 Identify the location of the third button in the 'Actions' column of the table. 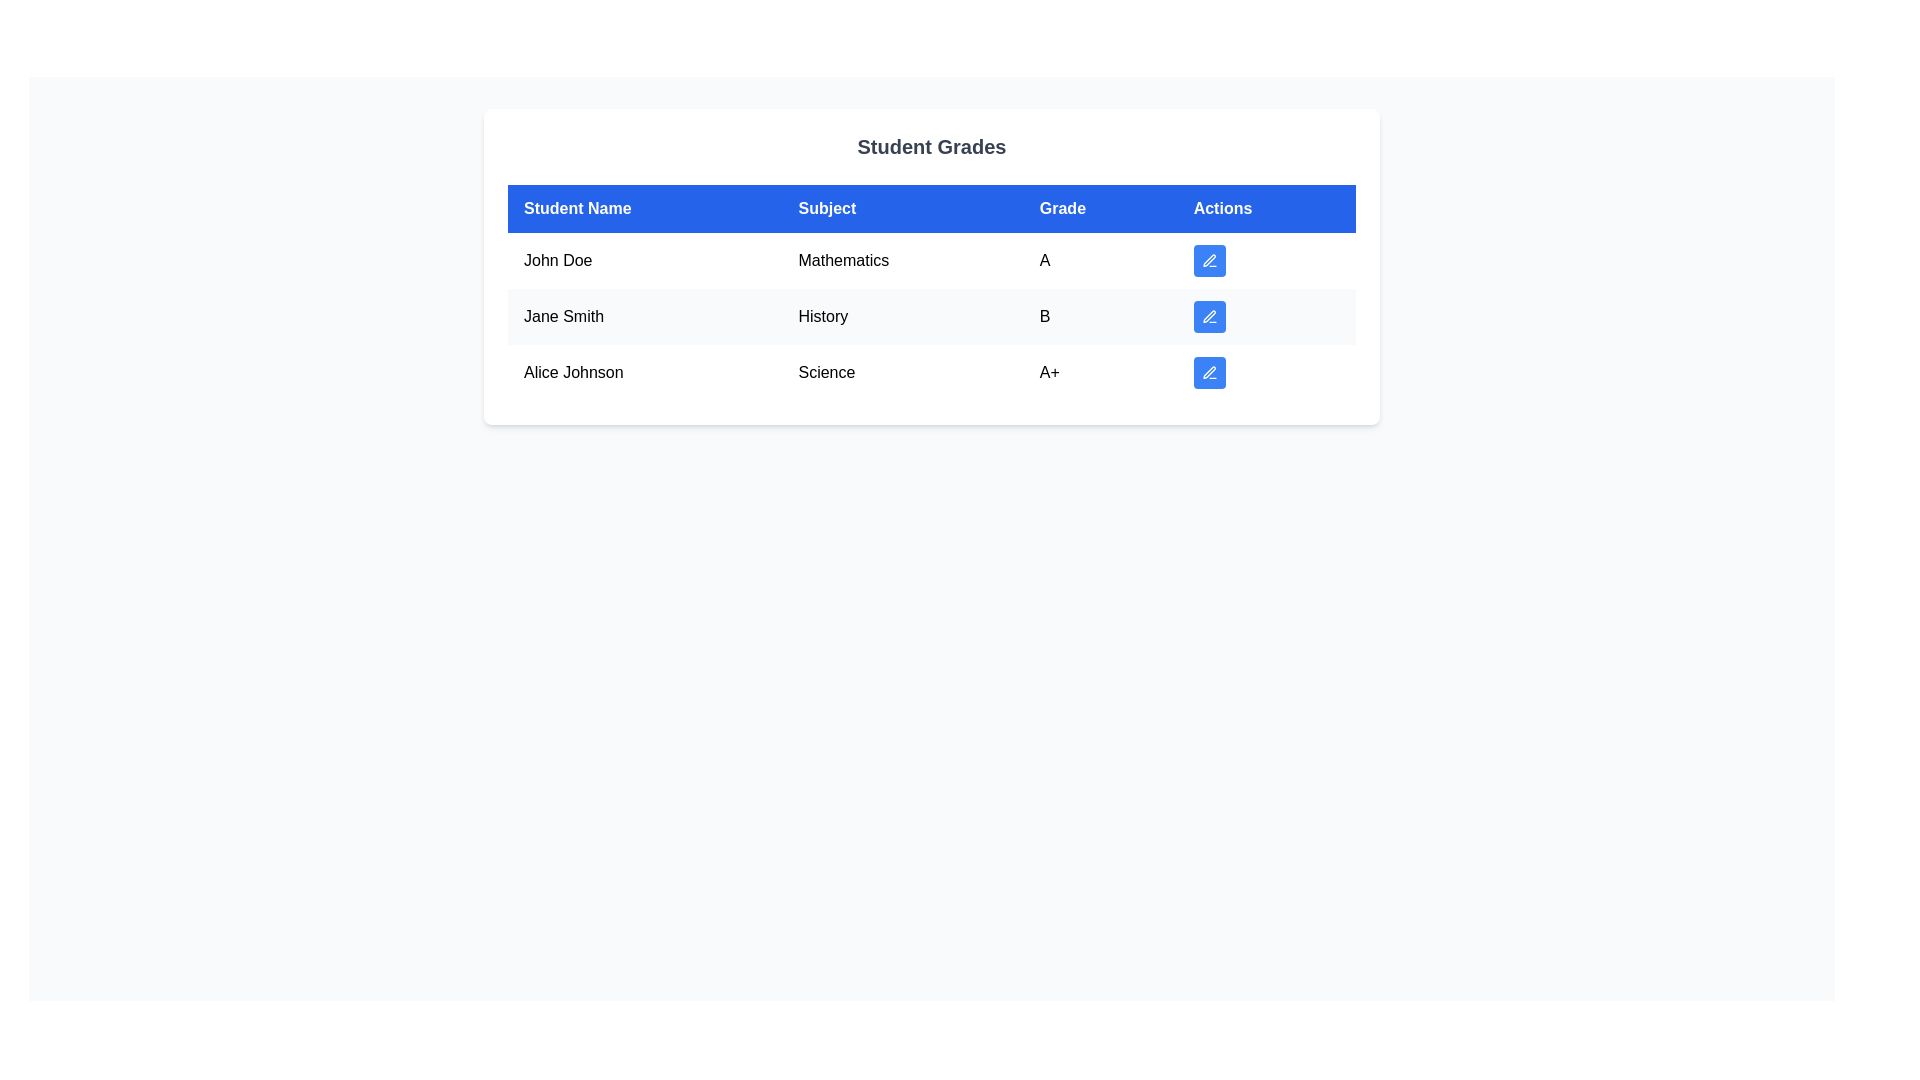
(1208, 373).